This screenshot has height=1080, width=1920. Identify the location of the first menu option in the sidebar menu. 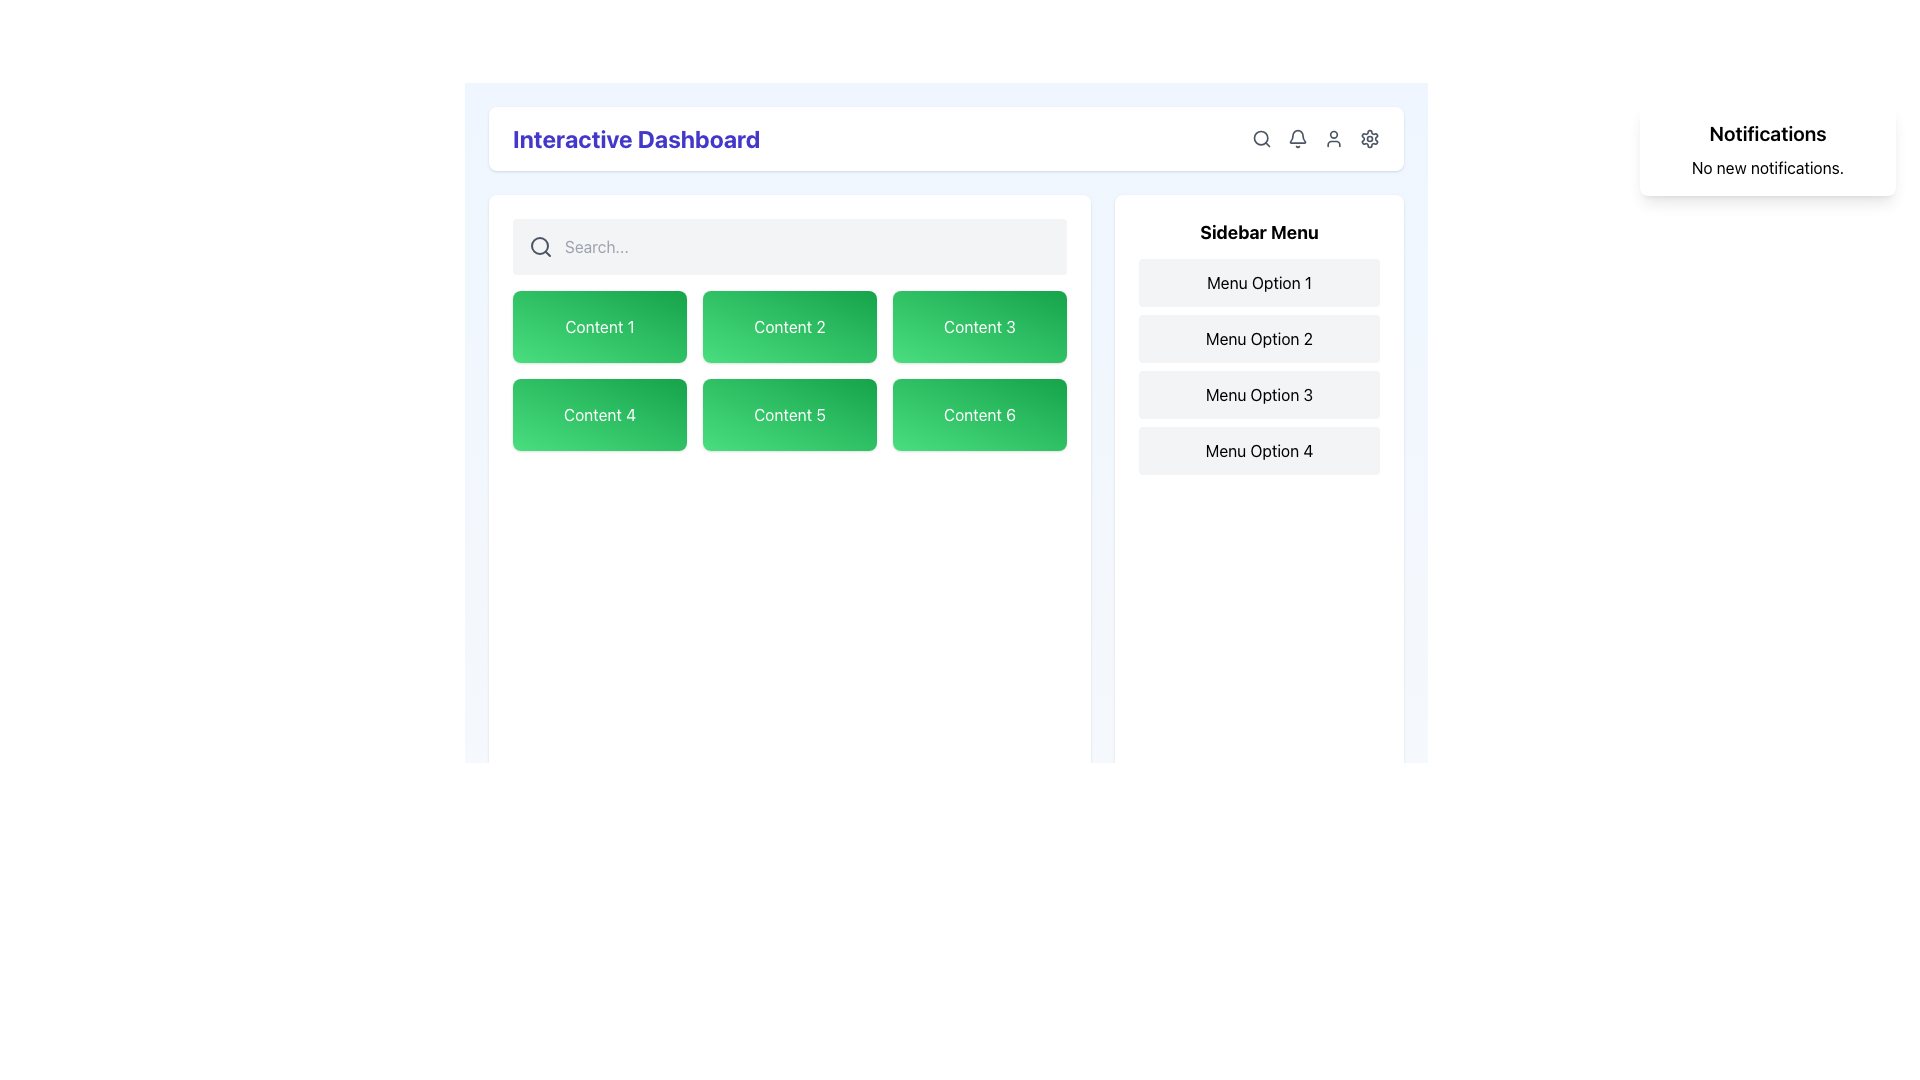
(1258, 282).